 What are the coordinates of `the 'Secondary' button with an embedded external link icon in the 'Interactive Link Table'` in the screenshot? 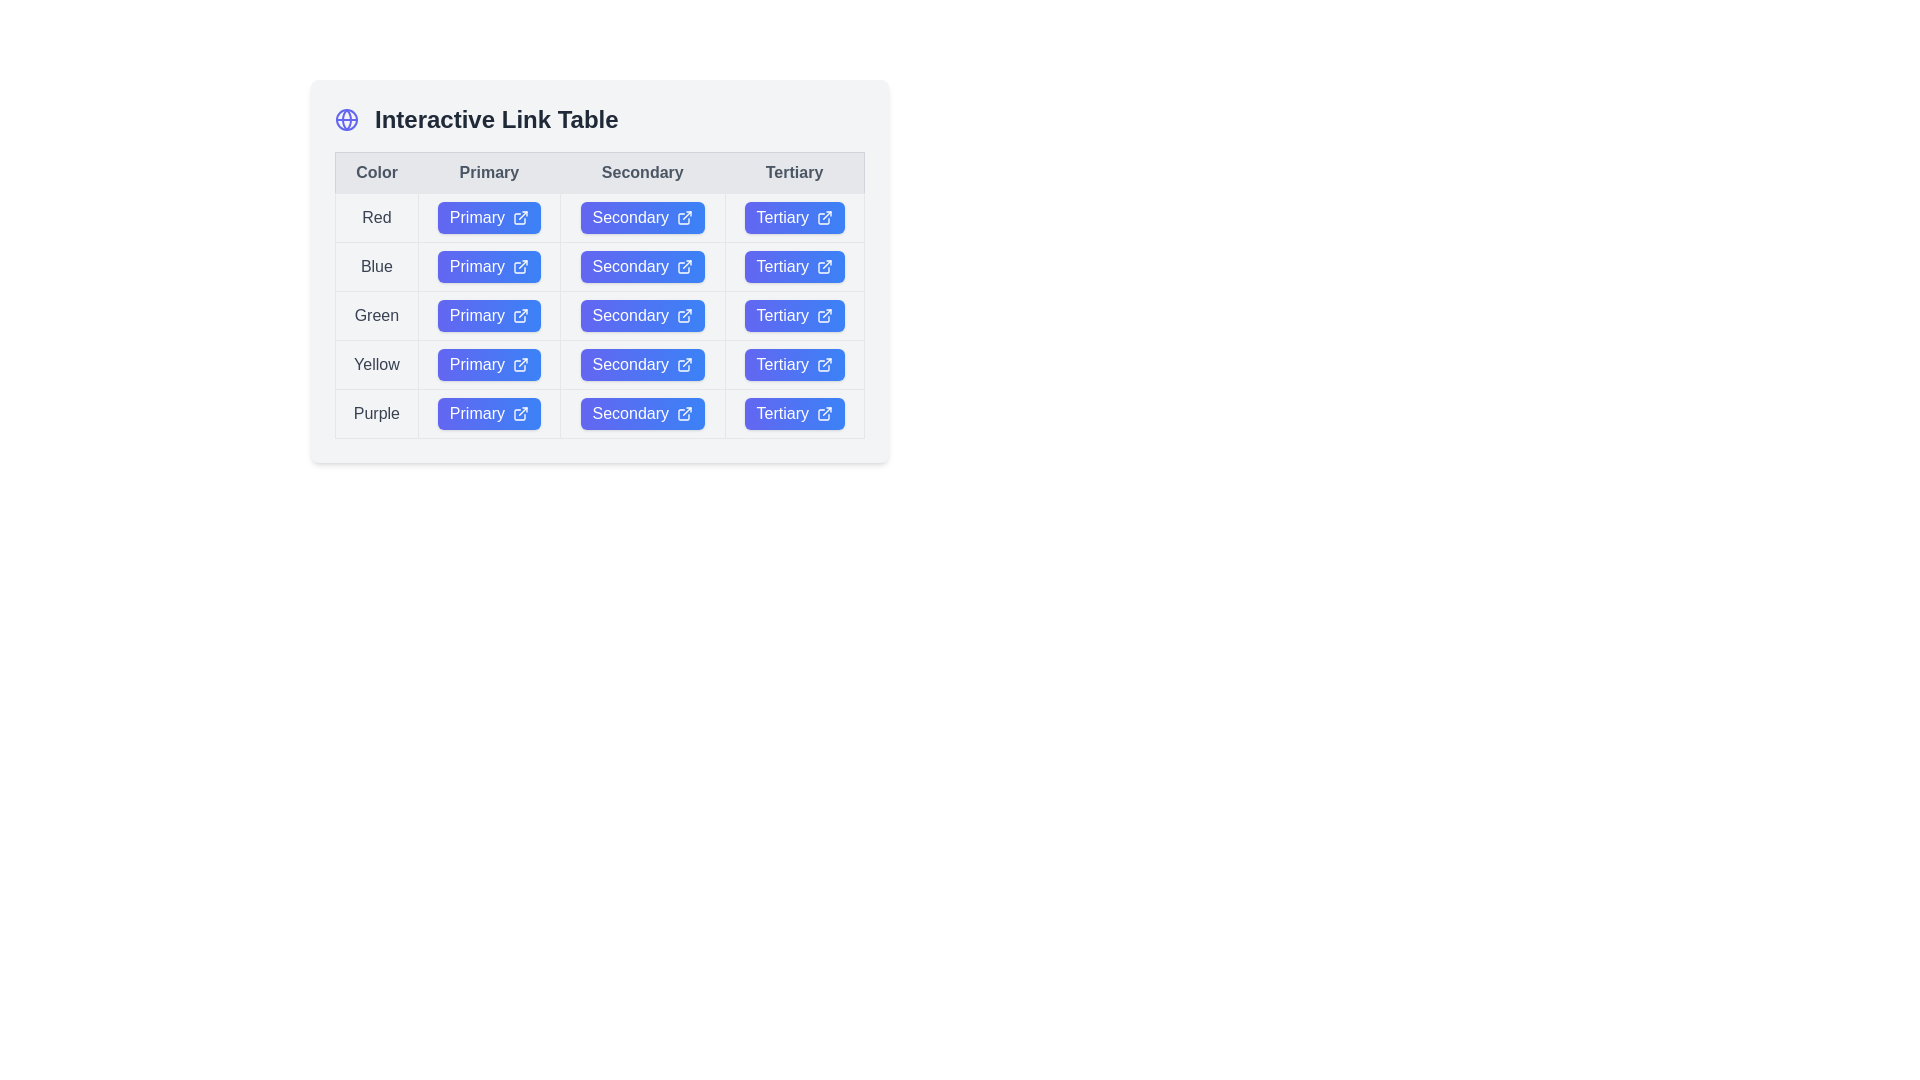 It's located at (642, 412).